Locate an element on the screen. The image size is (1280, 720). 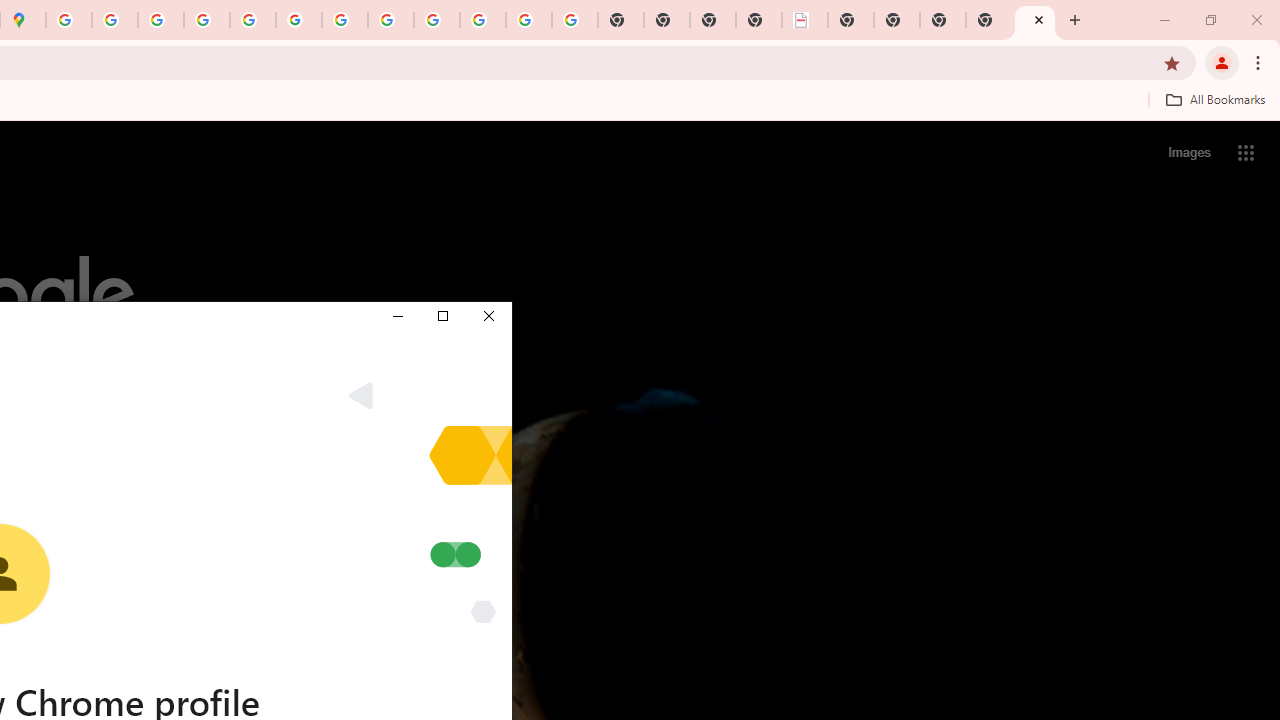
'Maximize' is located at coordinates (441, 315).